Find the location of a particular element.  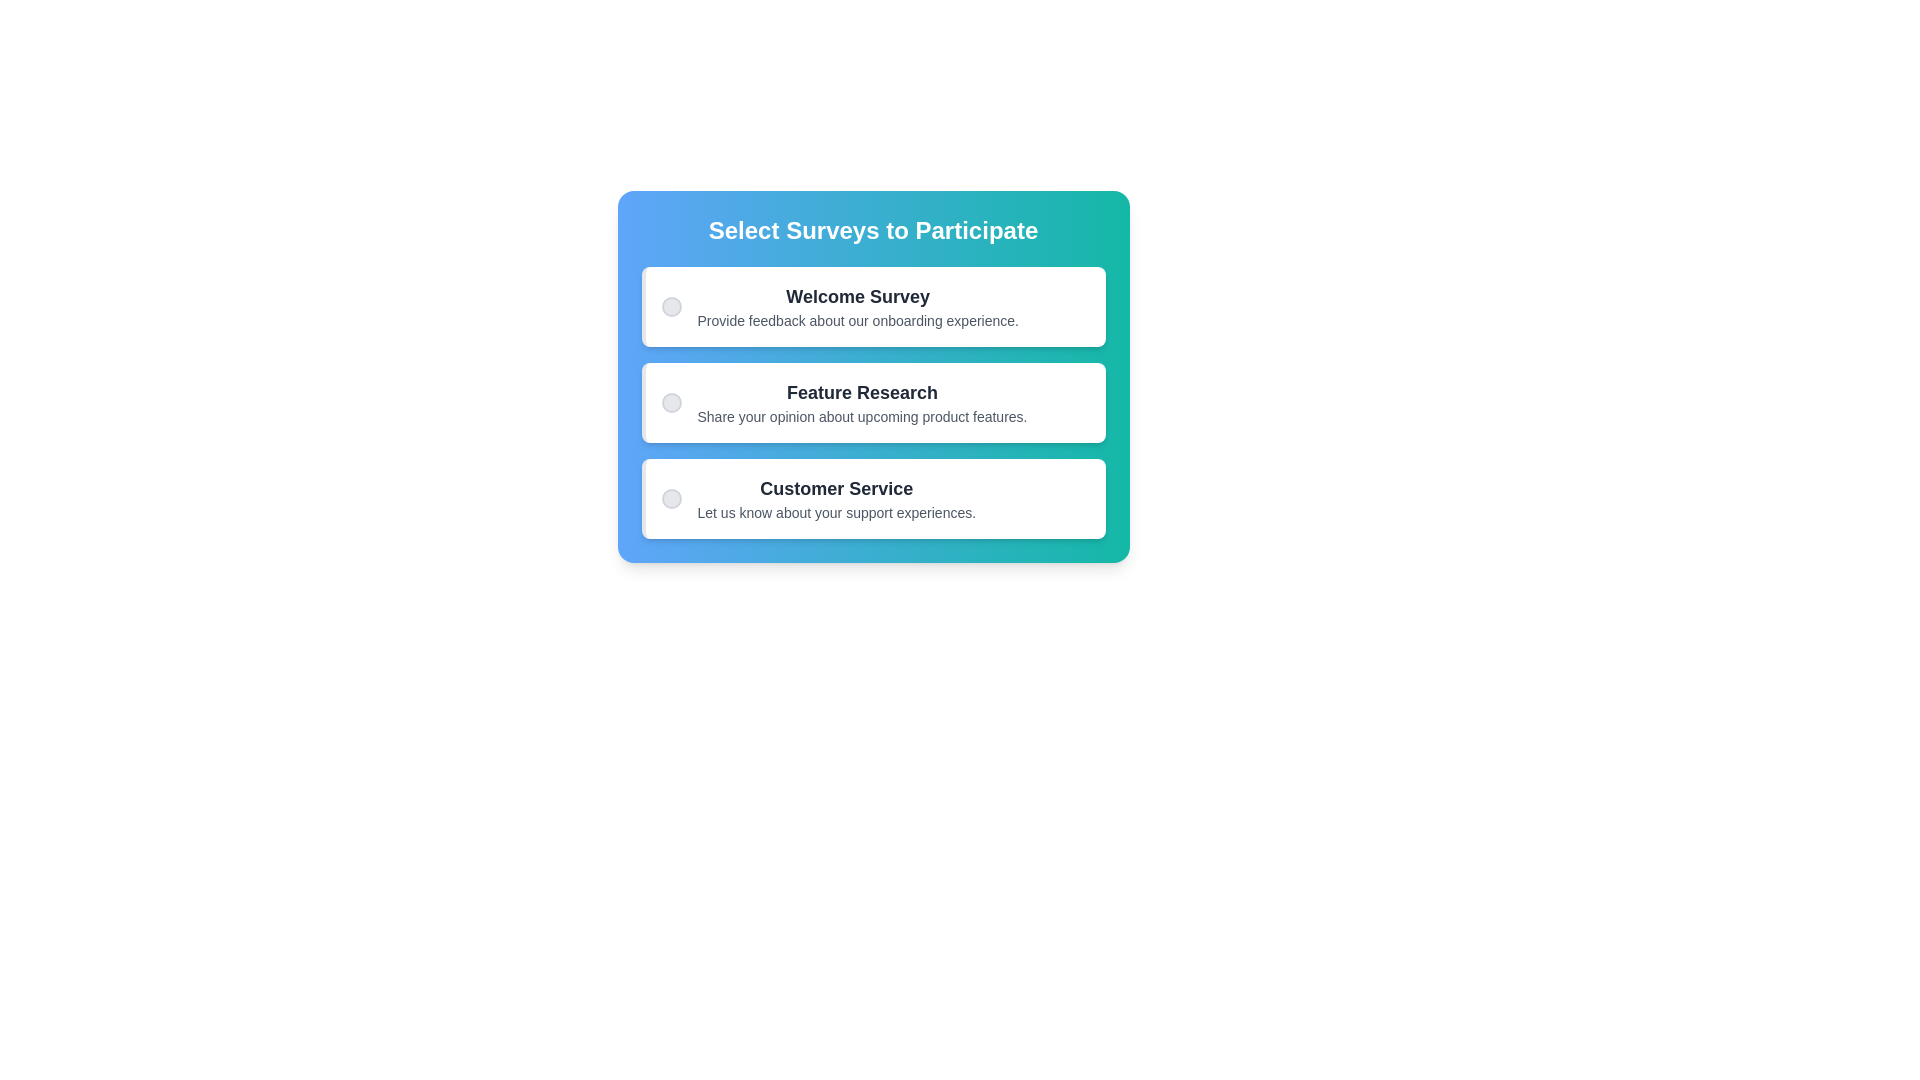

the descriptive text element located below the 'Welcome Survey' header within the white rectangular card in the 'Select Surveys to Participate' section is located at coordinates (858, 319).